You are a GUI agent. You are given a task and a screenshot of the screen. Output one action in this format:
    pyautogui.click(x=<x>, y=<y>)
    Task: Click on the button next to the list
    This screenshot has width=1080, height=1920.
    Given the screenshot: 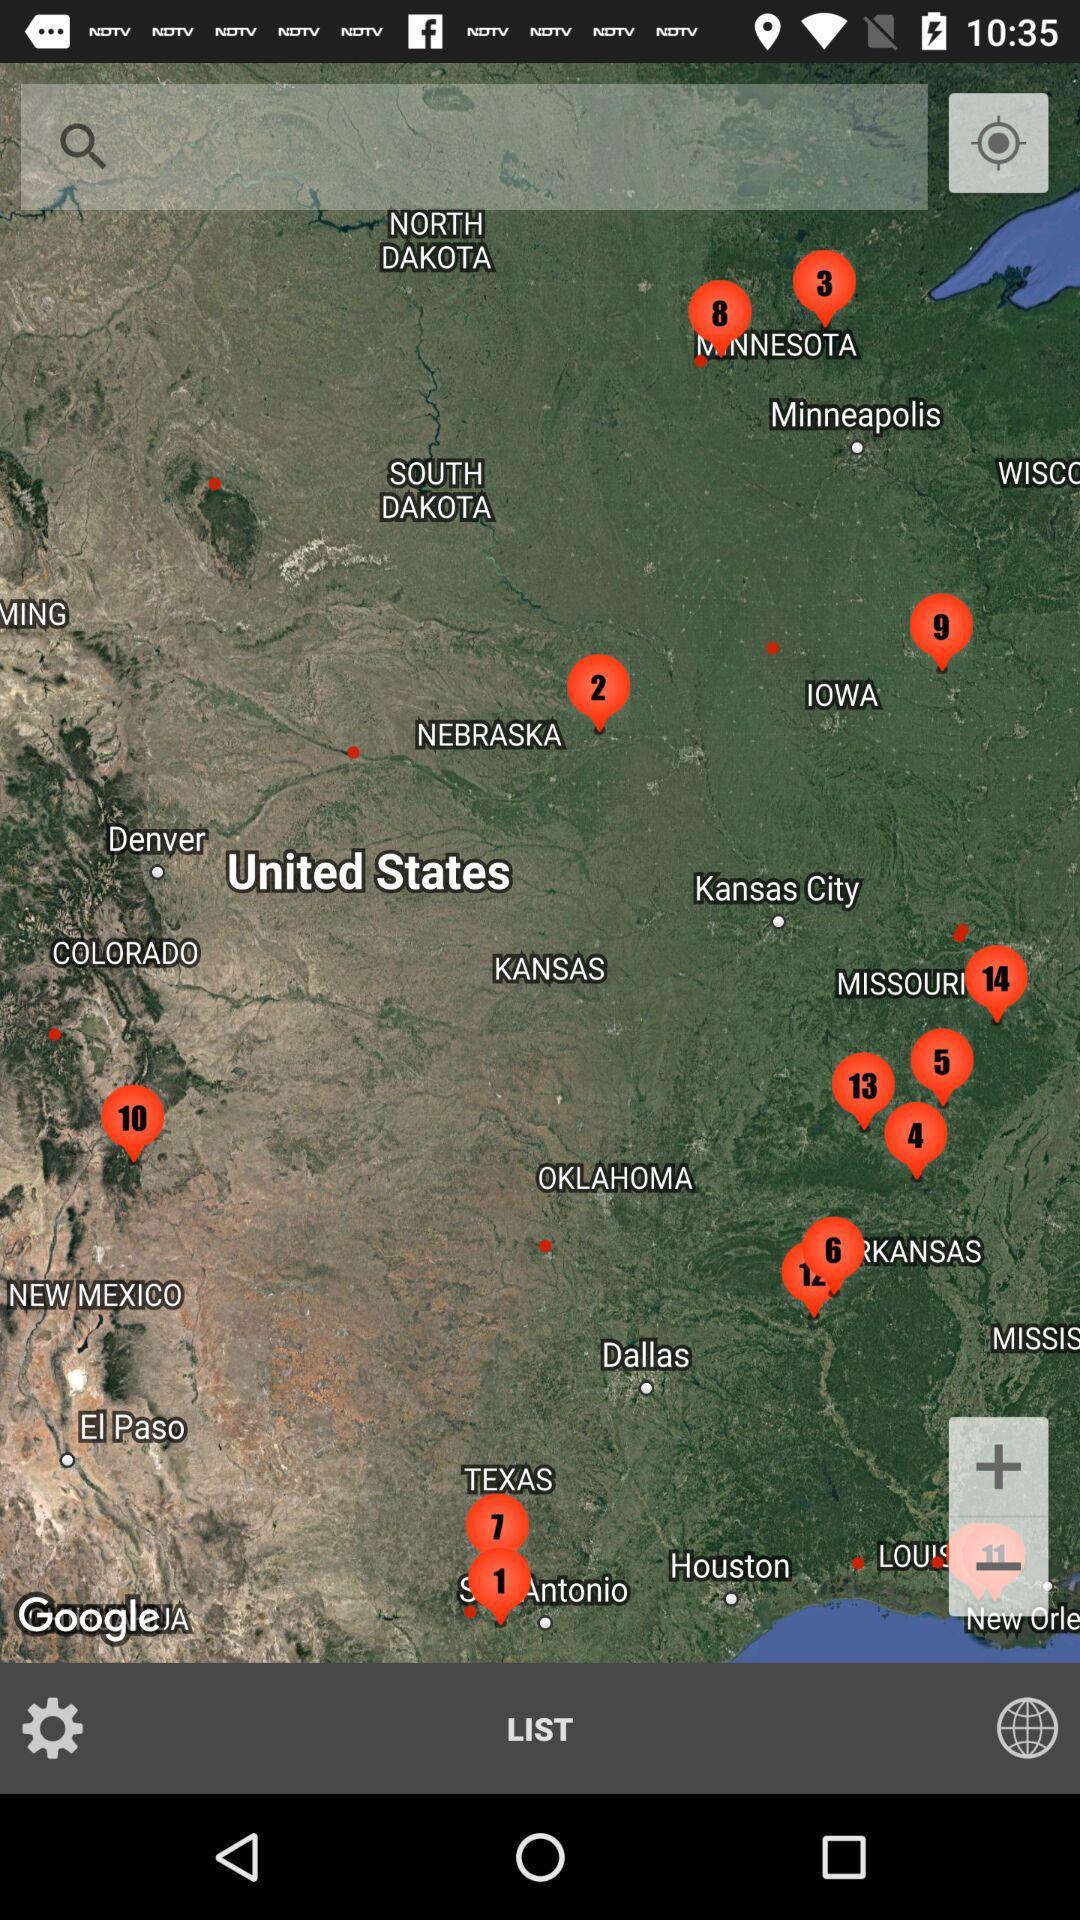 What is the action you would take?
    pyautogui.click(x=64, y=1727)
    